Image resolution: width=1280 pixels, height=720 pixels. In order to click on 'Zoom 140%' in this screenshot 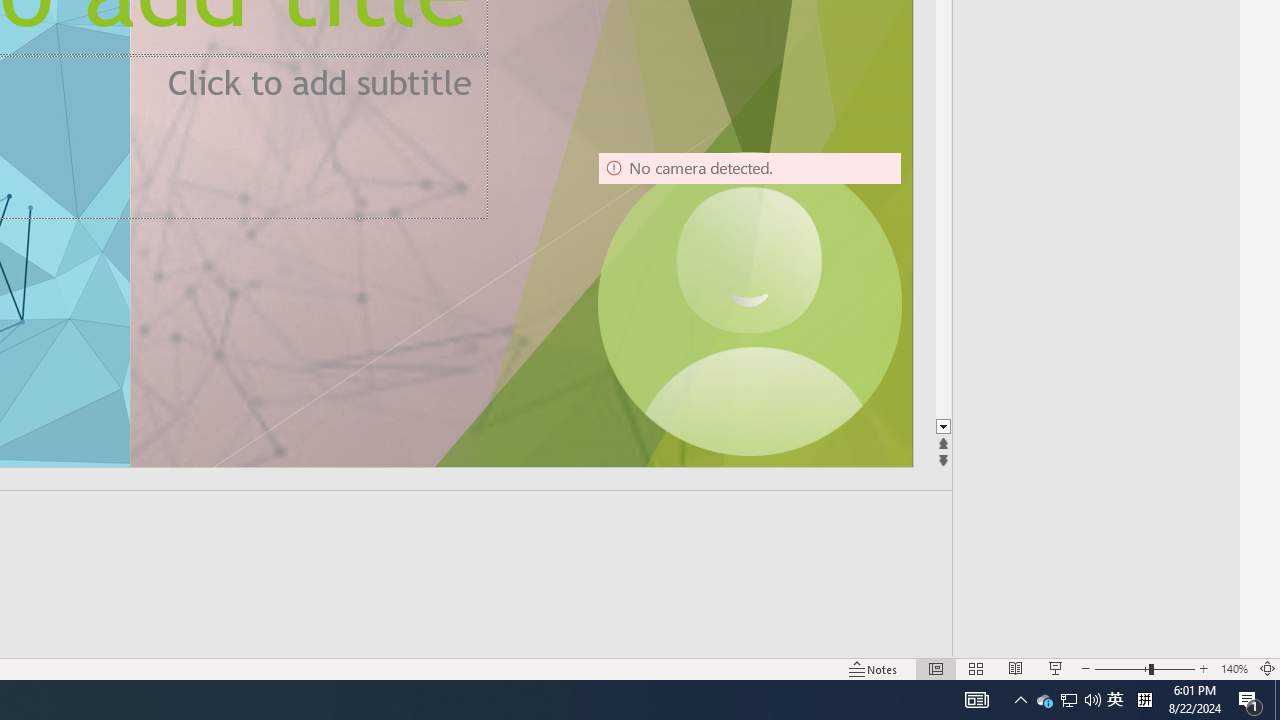, I will do `click(1233, 669)`.